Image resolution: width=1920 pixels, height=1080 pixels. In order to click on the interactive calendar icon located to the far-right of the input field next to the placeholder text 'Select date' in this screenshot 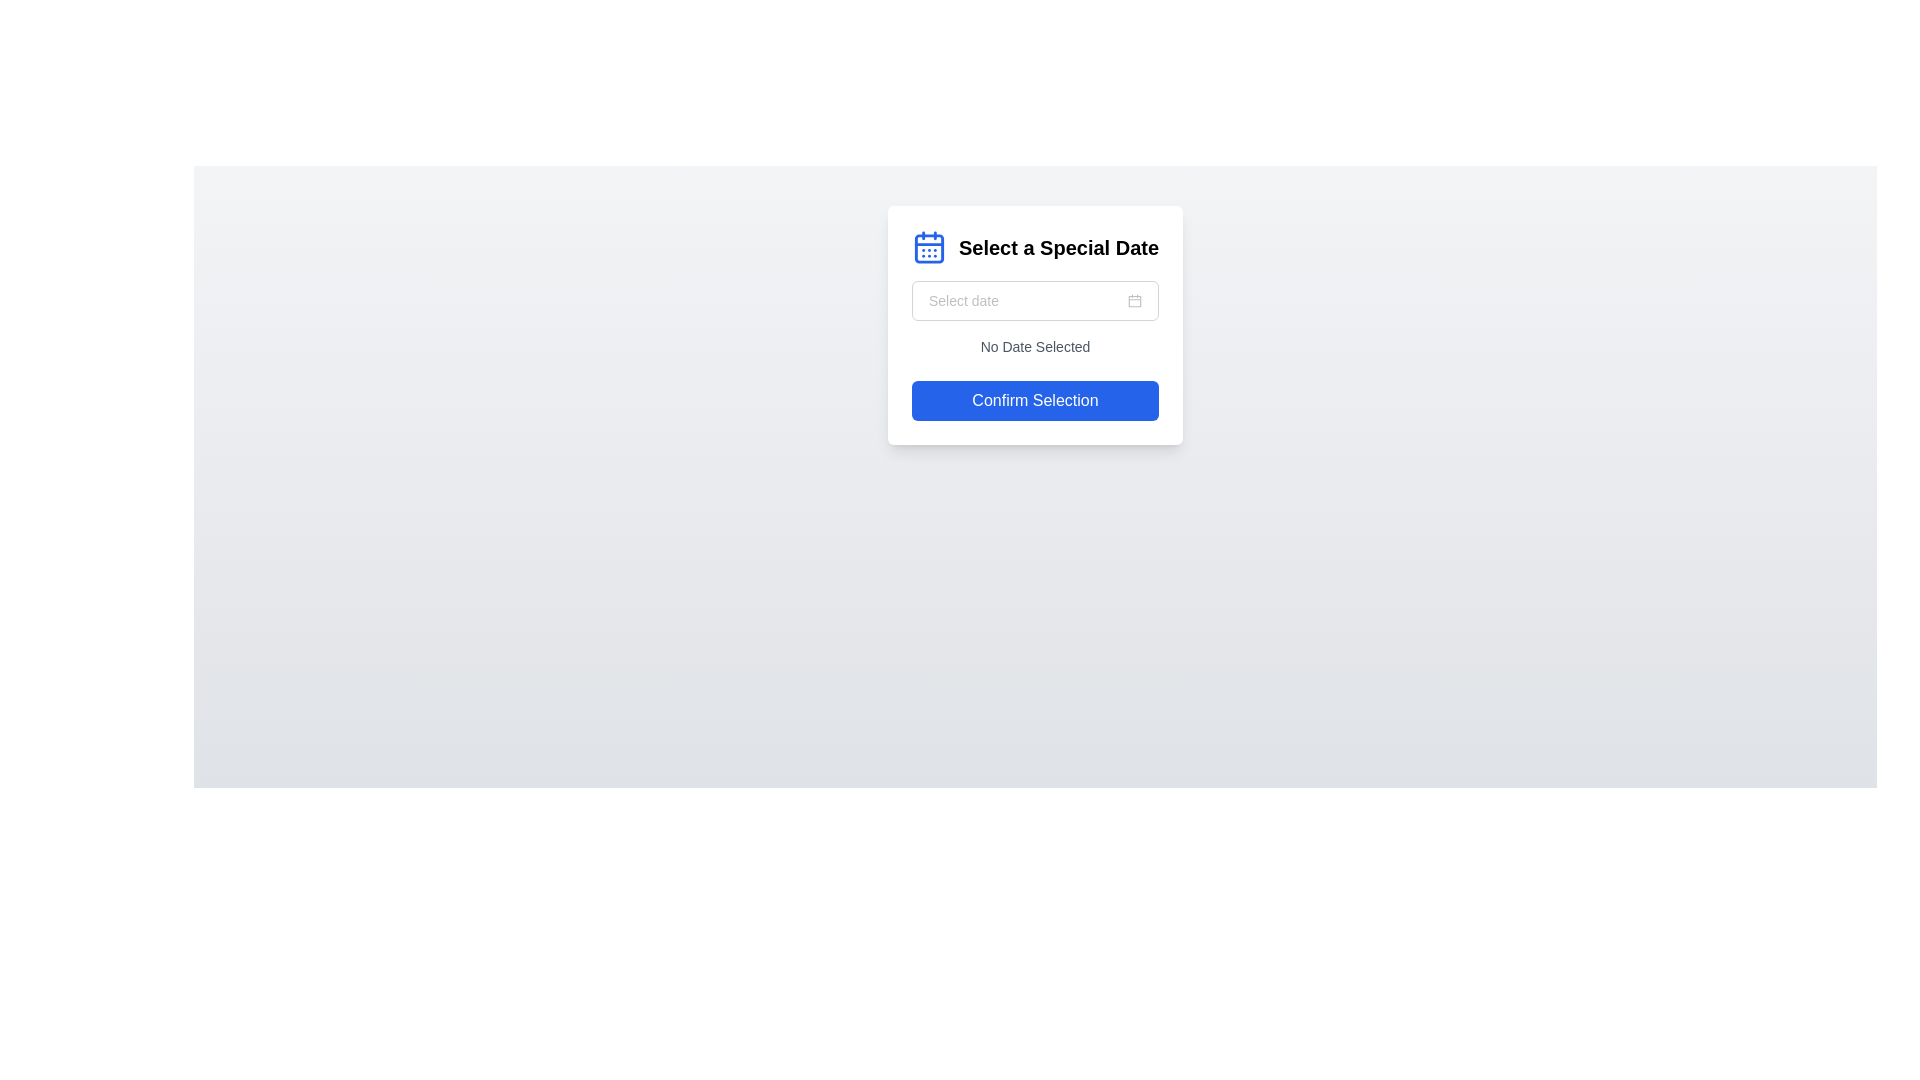, I will do `click(1135, 300)`.